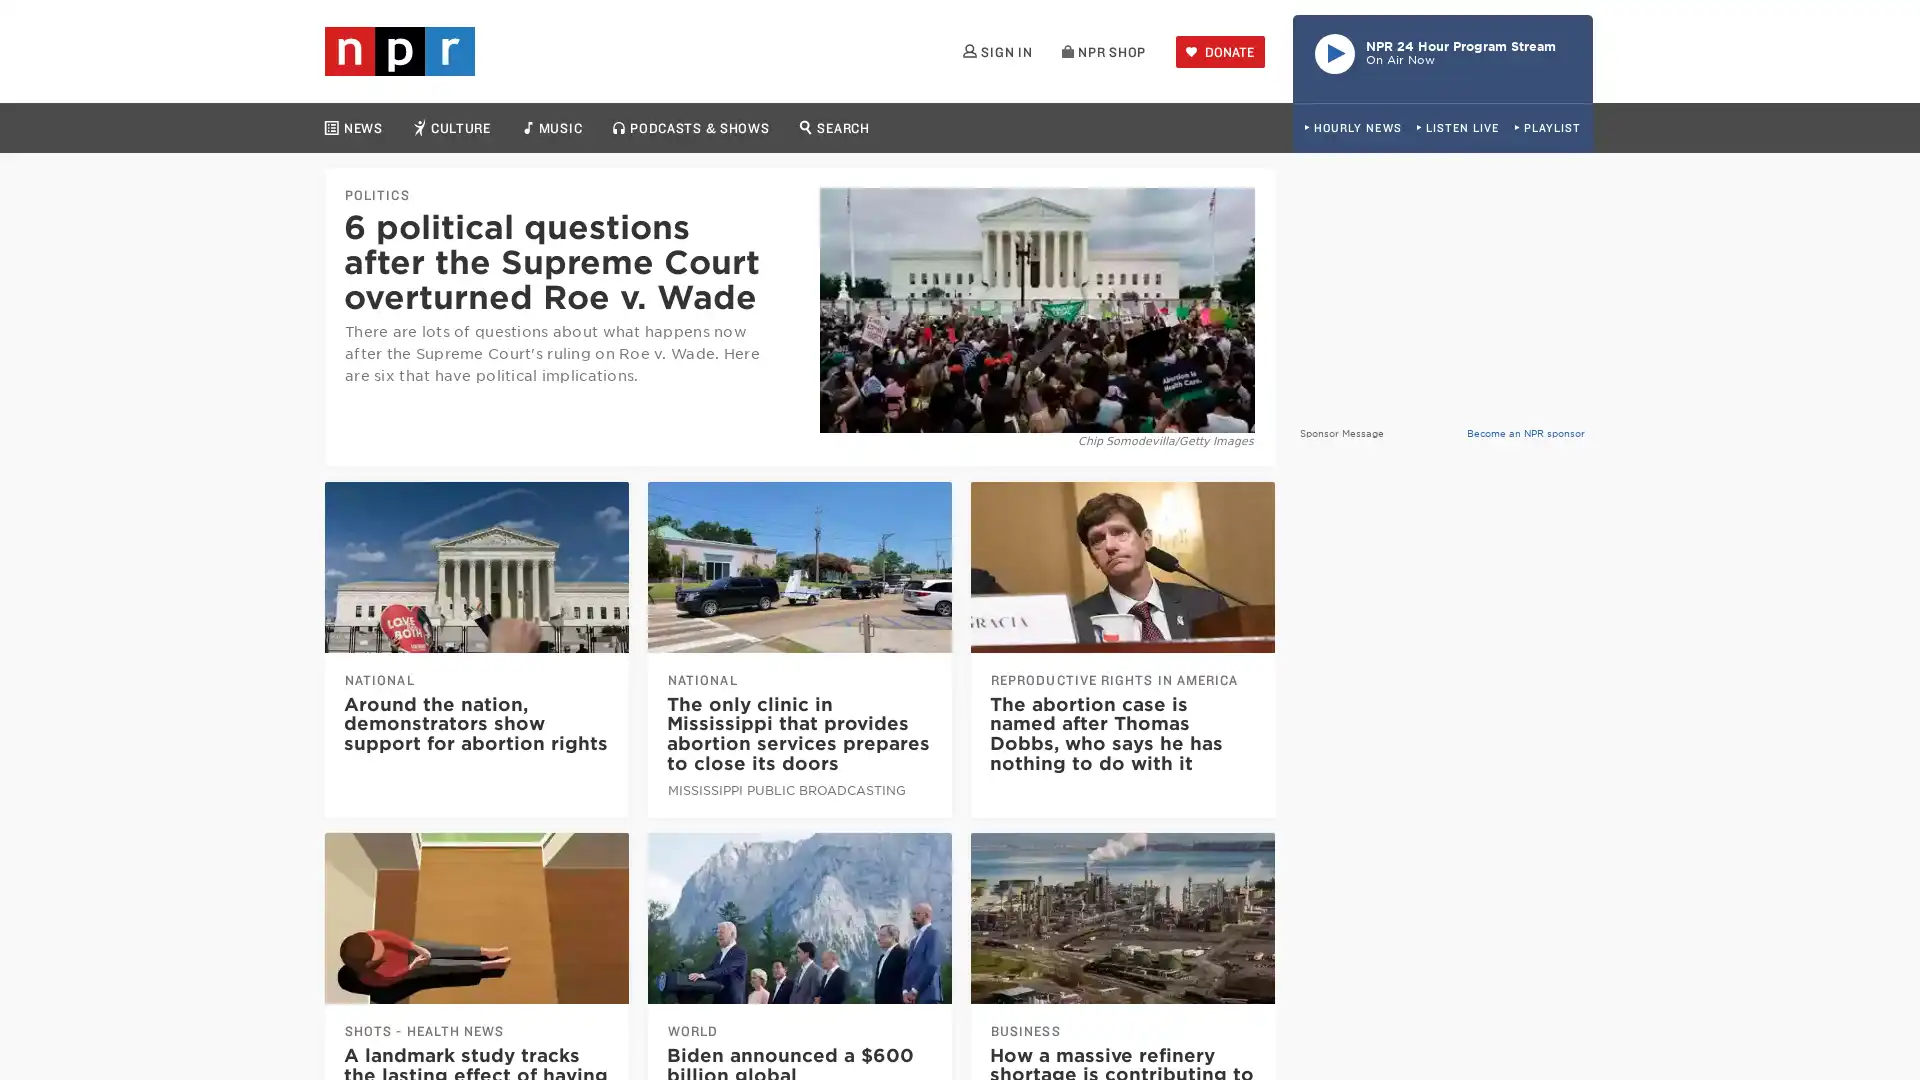 The height and width of the screenshot is (1080, 1920). Describe the element at coordinates (1443, 57) in the screenshot. I see `Play Live Radio` at that location.